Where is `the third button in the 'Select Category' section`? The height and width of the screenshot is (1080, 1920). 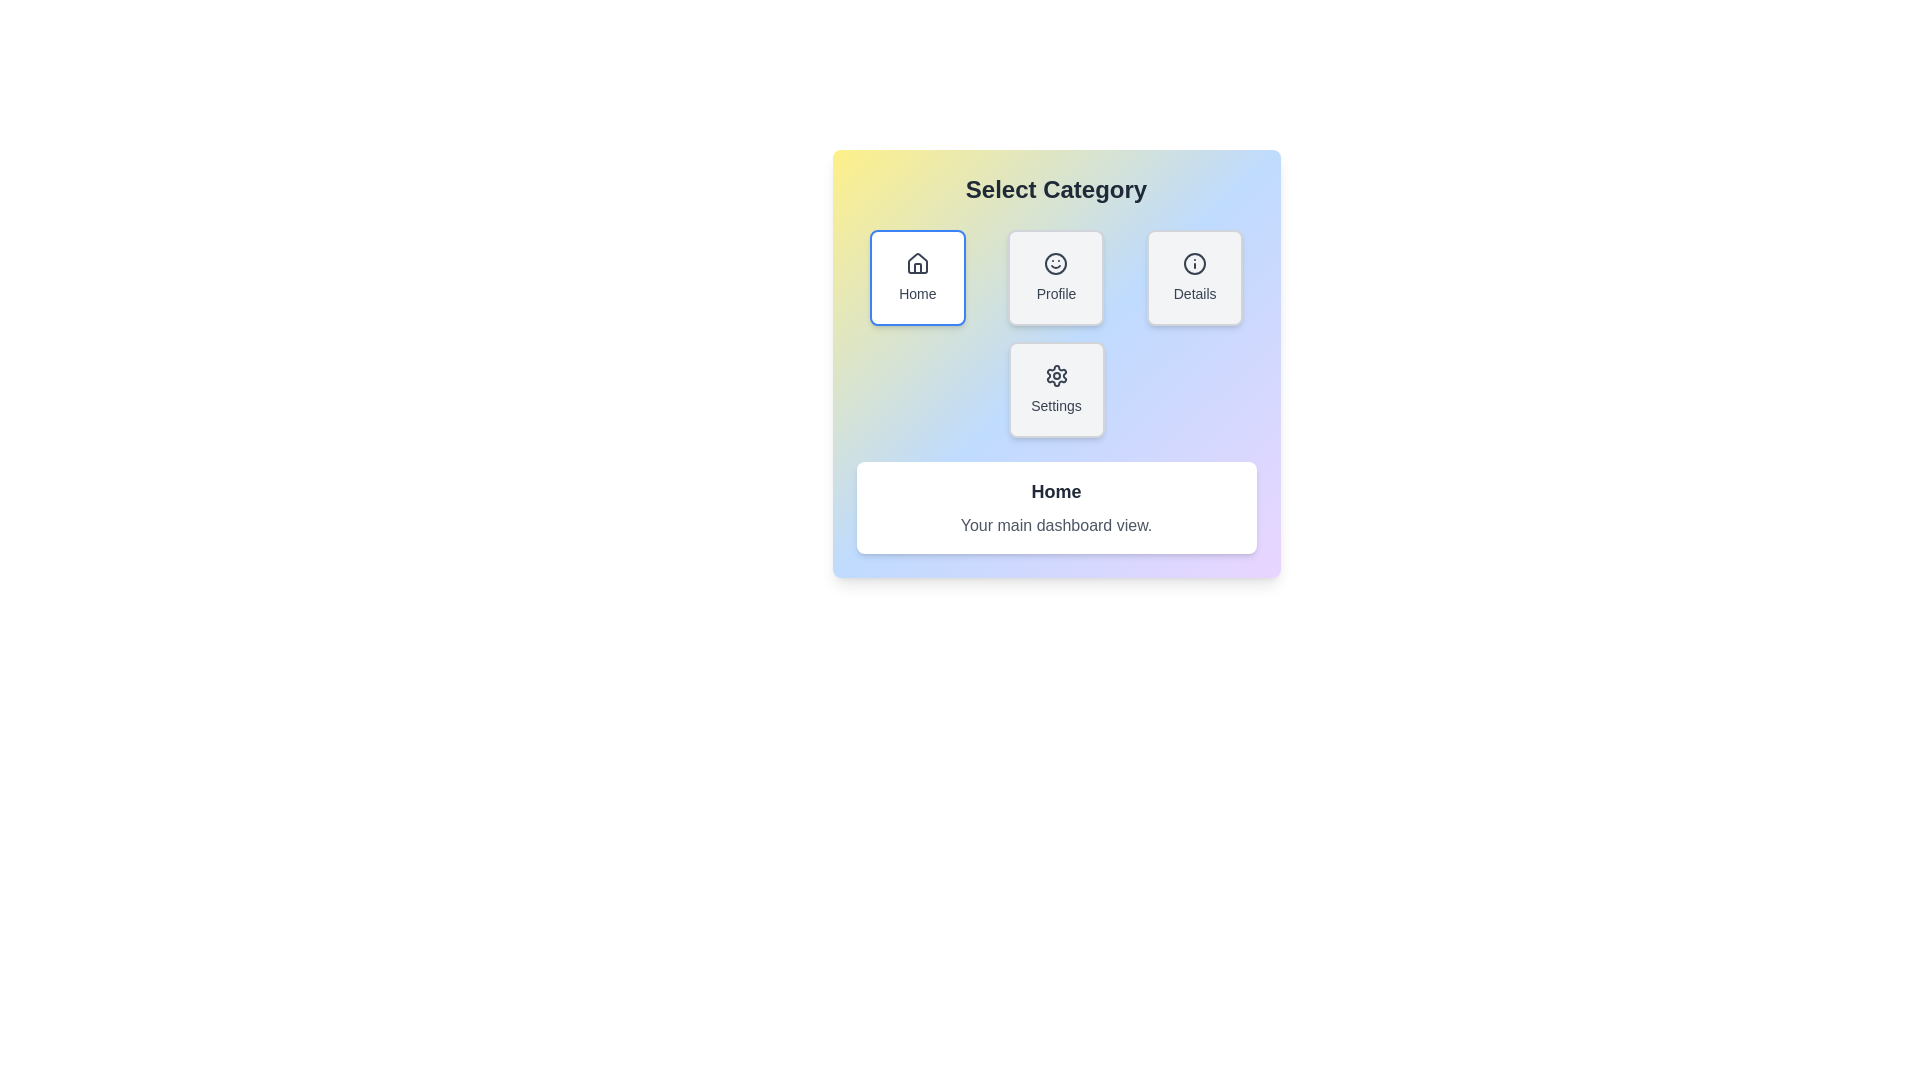
the third button in the 'Select Category' section is located at coordinates (1195, 277).